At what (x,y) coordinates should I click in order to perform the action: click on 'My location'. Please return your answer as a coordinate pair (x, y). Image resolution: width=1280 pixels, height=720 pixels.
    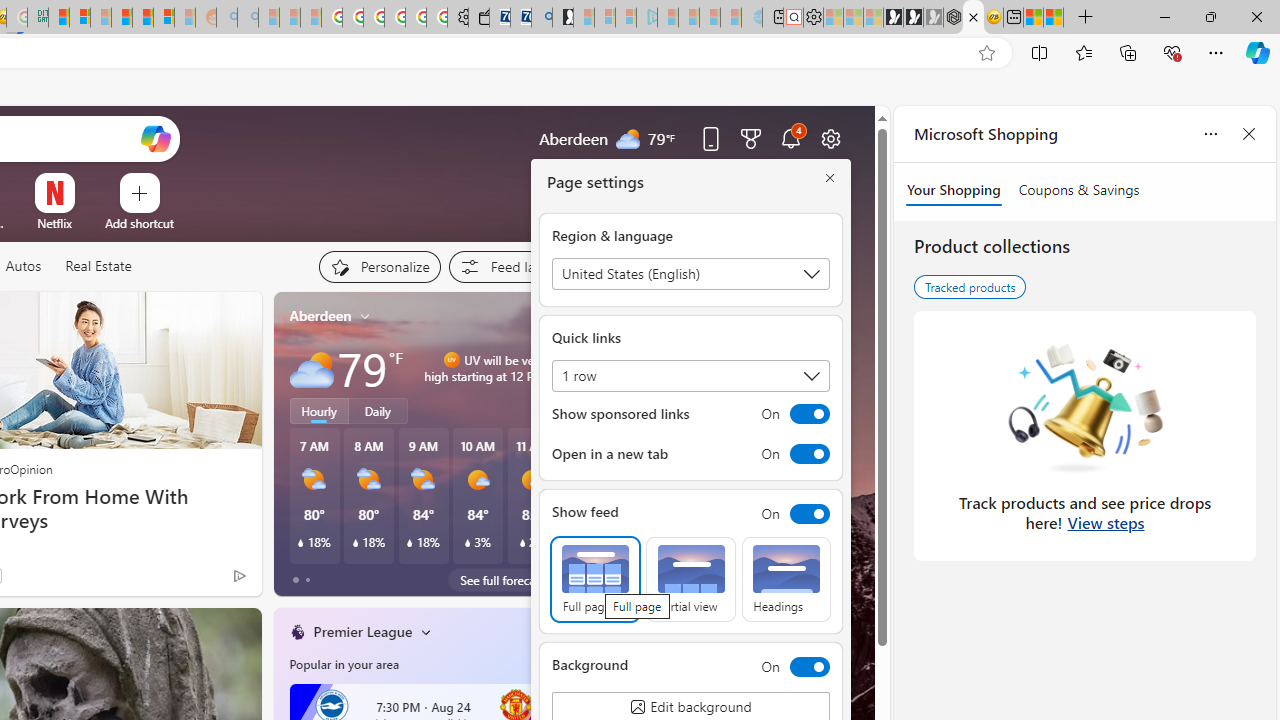
    Looking at the image, I should click on (365, 315).